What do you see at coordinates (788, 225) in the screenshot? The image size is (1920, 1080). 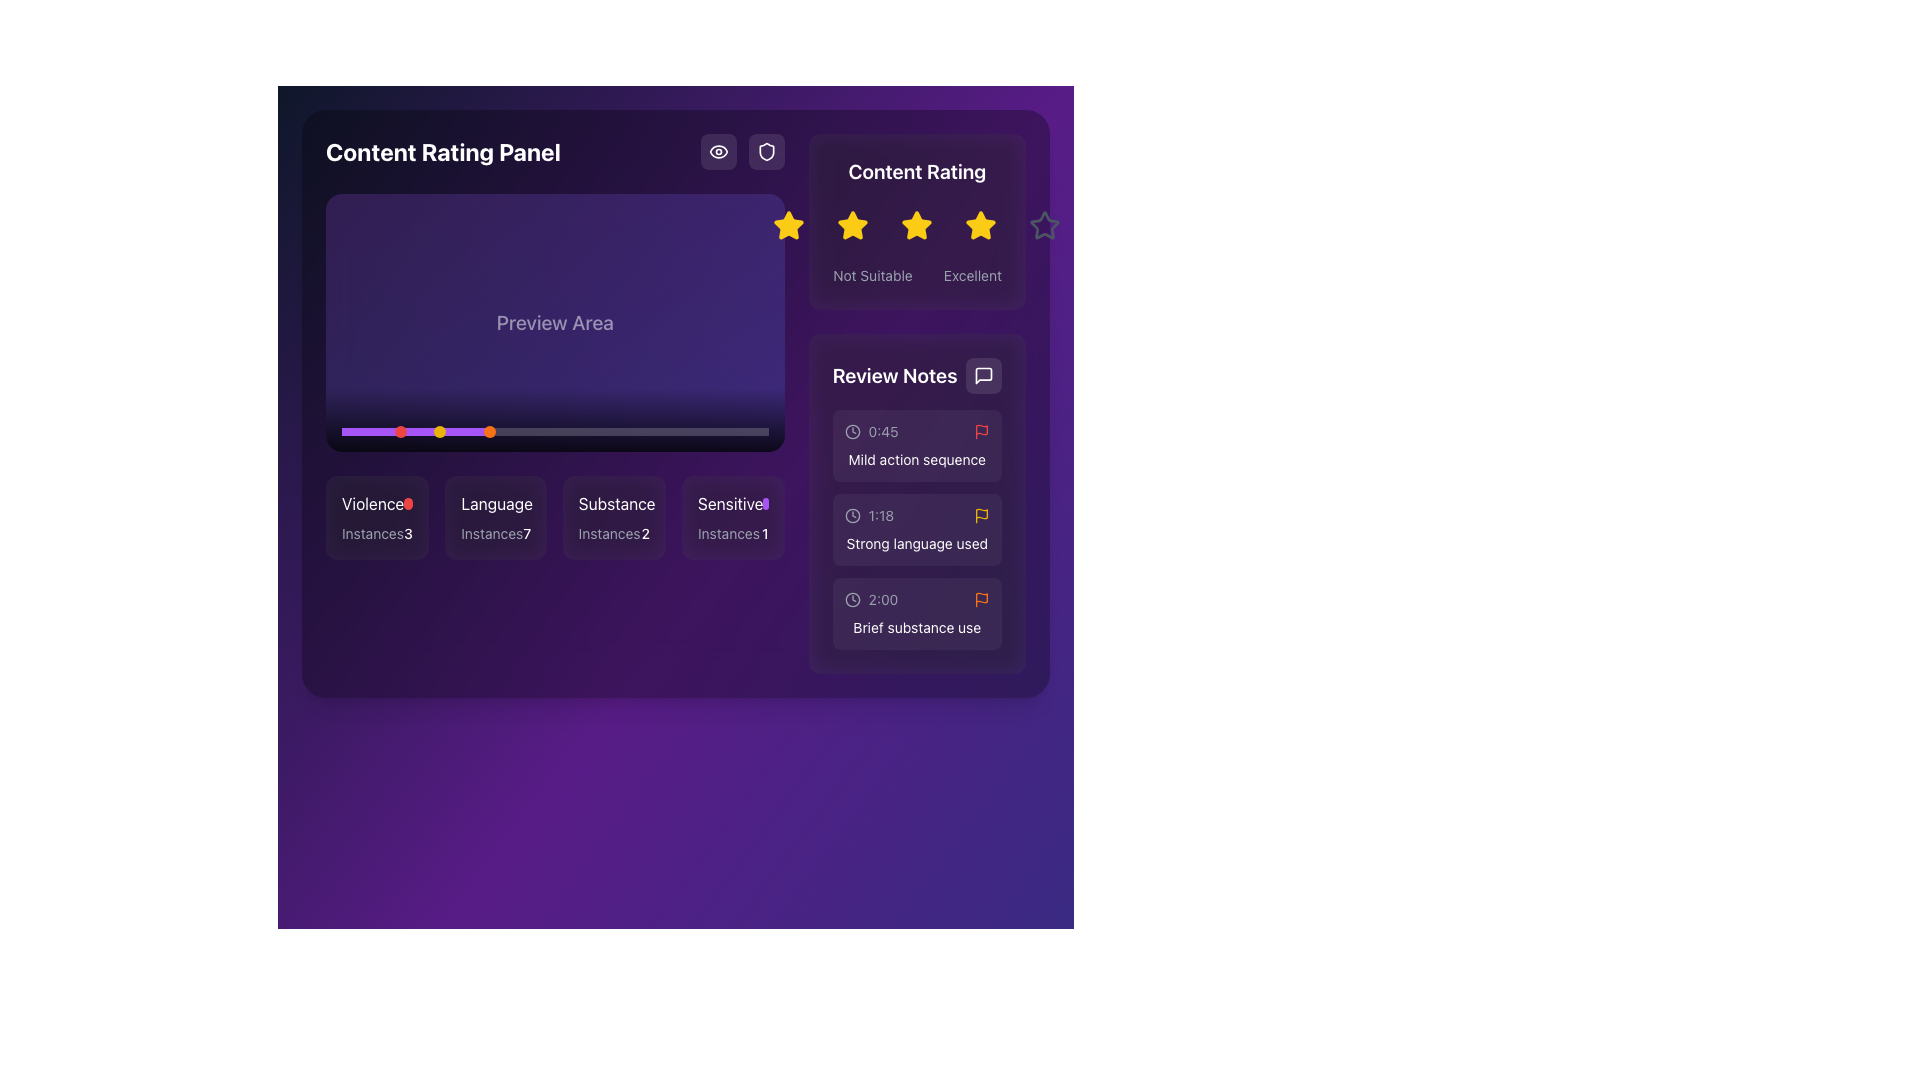 I see `the yellow star-shaped rating icon` at bounding box center [788, 225].